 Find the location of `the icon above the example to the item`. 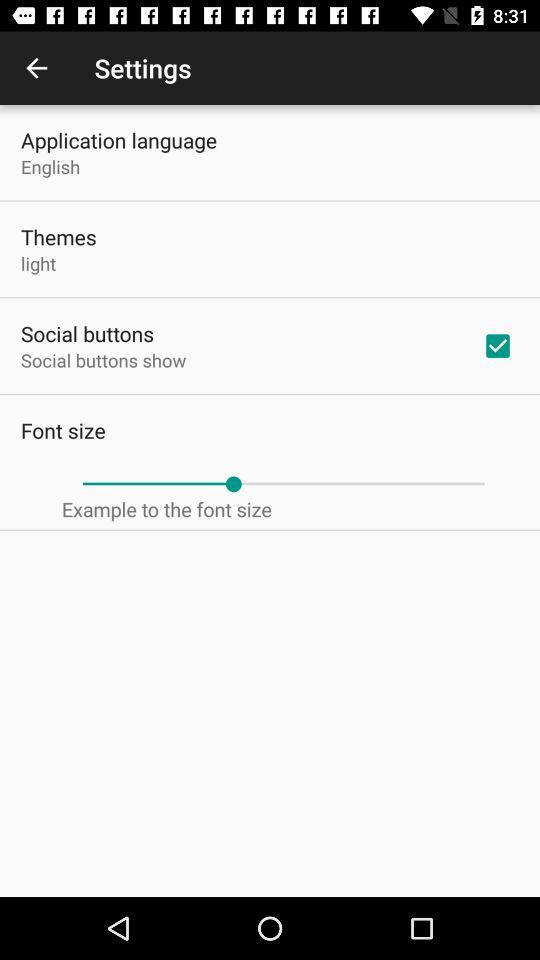

the icon above the example to the item is located at coordinates (282, 483).